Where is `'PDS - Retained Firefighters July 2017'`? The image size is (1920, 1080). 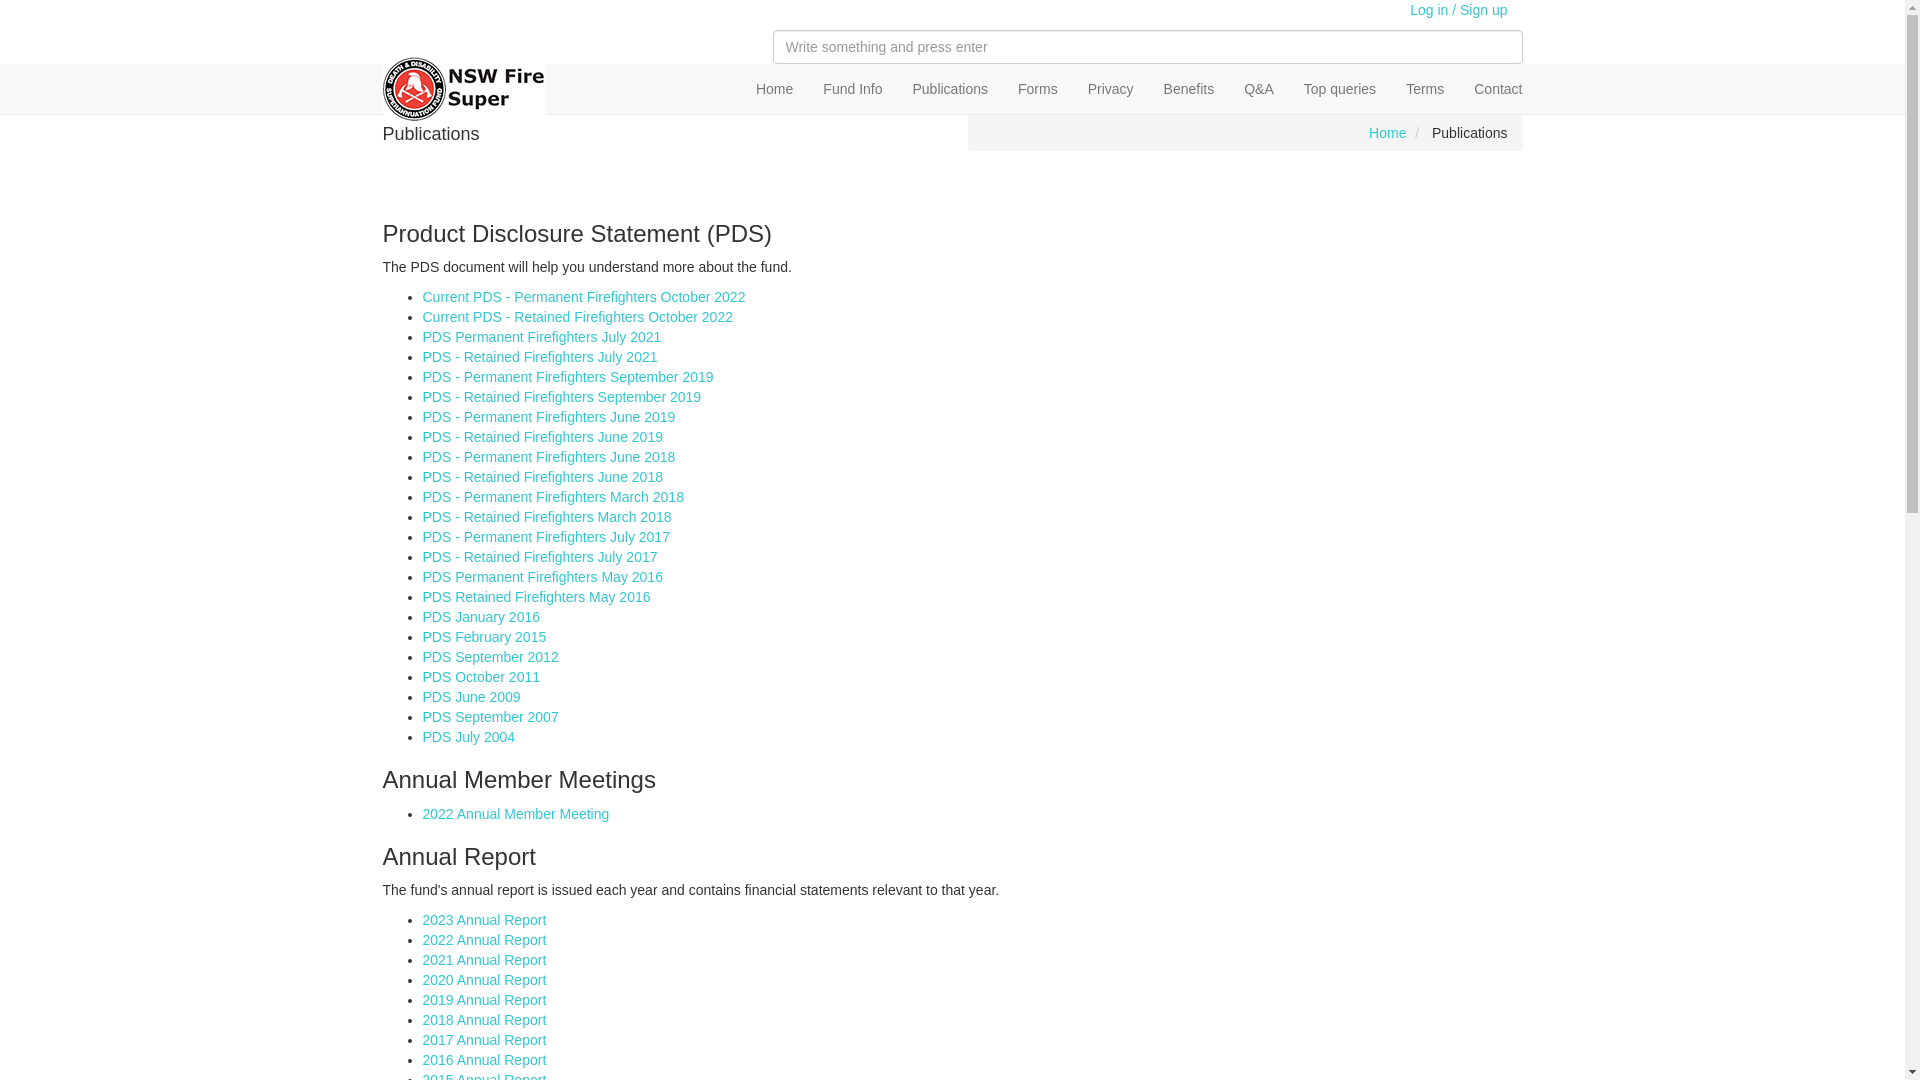 'PDS - Retained Firefighters July 2017' is located at coordinates (421, 556).